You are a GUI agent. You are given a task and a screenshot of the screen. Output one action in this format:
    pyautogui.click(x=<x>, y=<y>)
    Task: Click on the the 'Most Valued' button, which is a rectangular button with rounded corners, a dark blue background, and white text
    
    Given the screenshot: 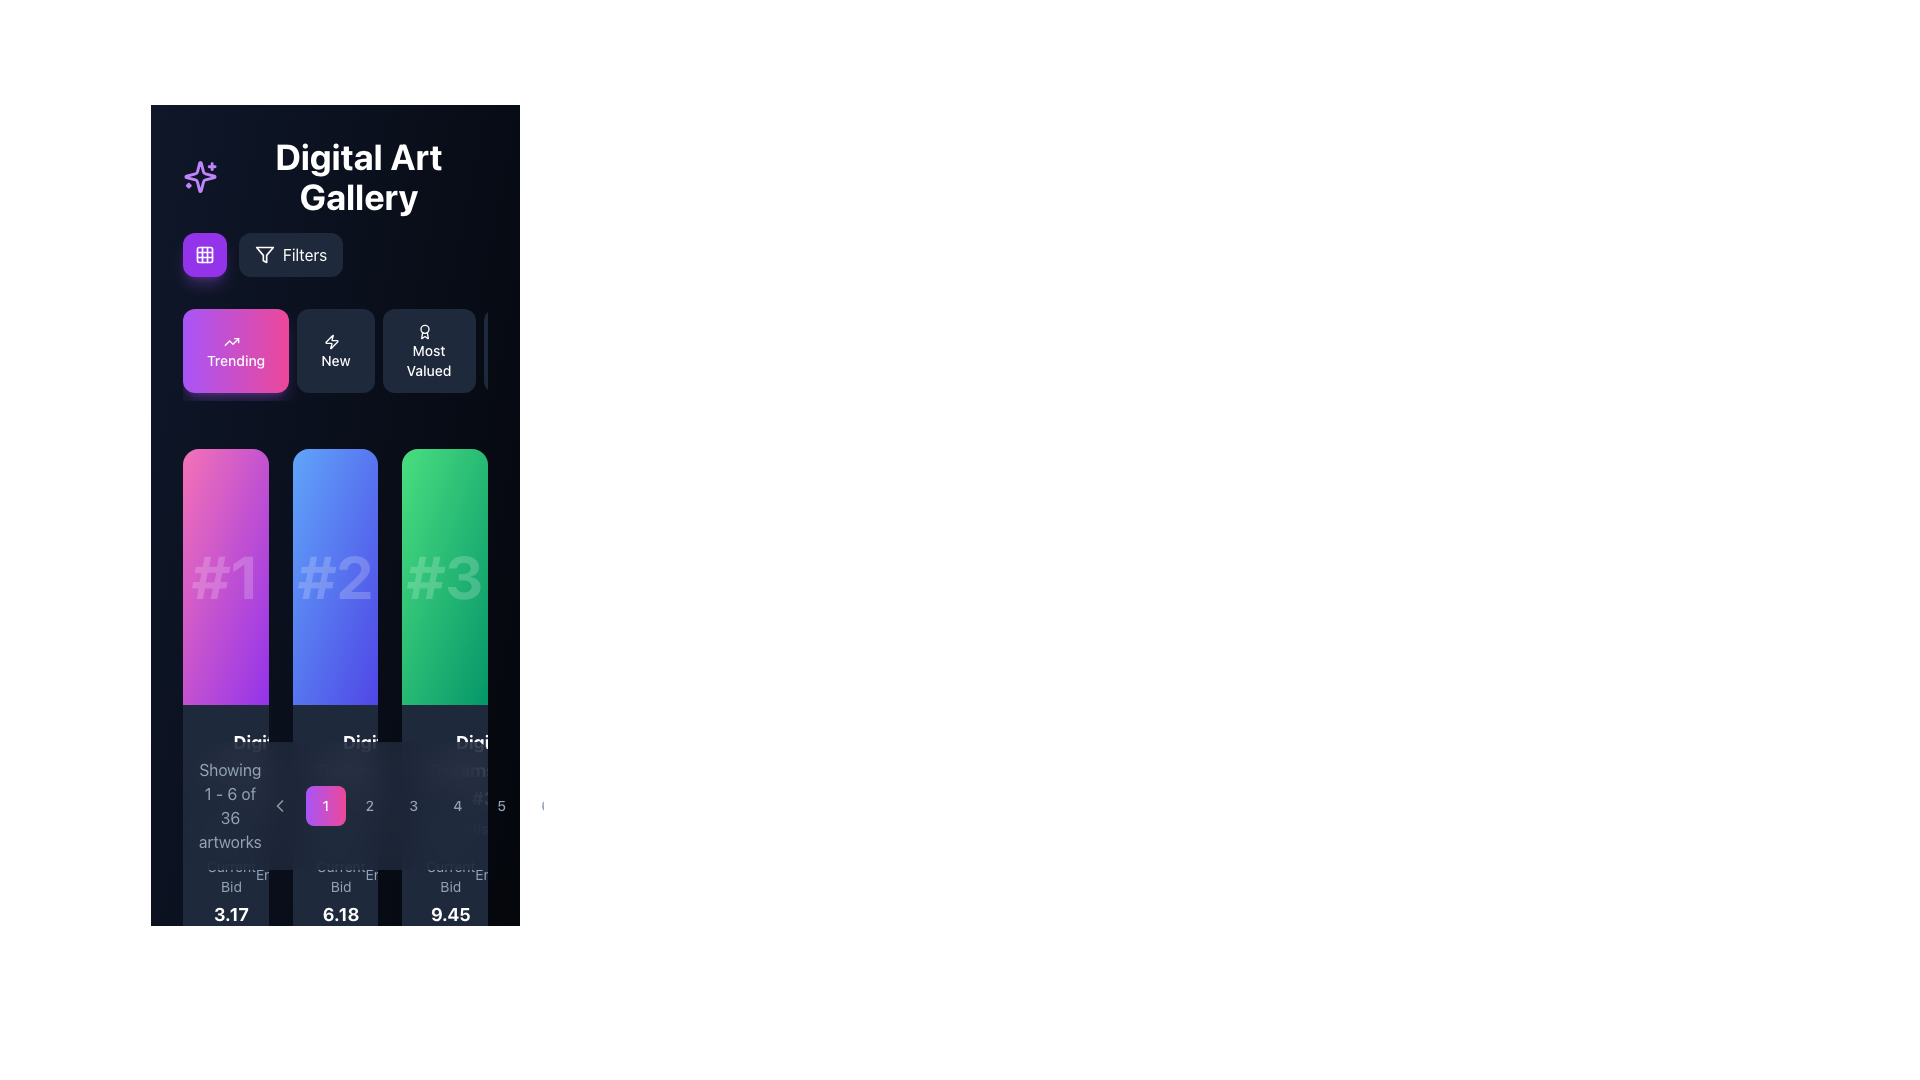 What is the action you would take?
    pyautogui.click(x=428, y=350)
    